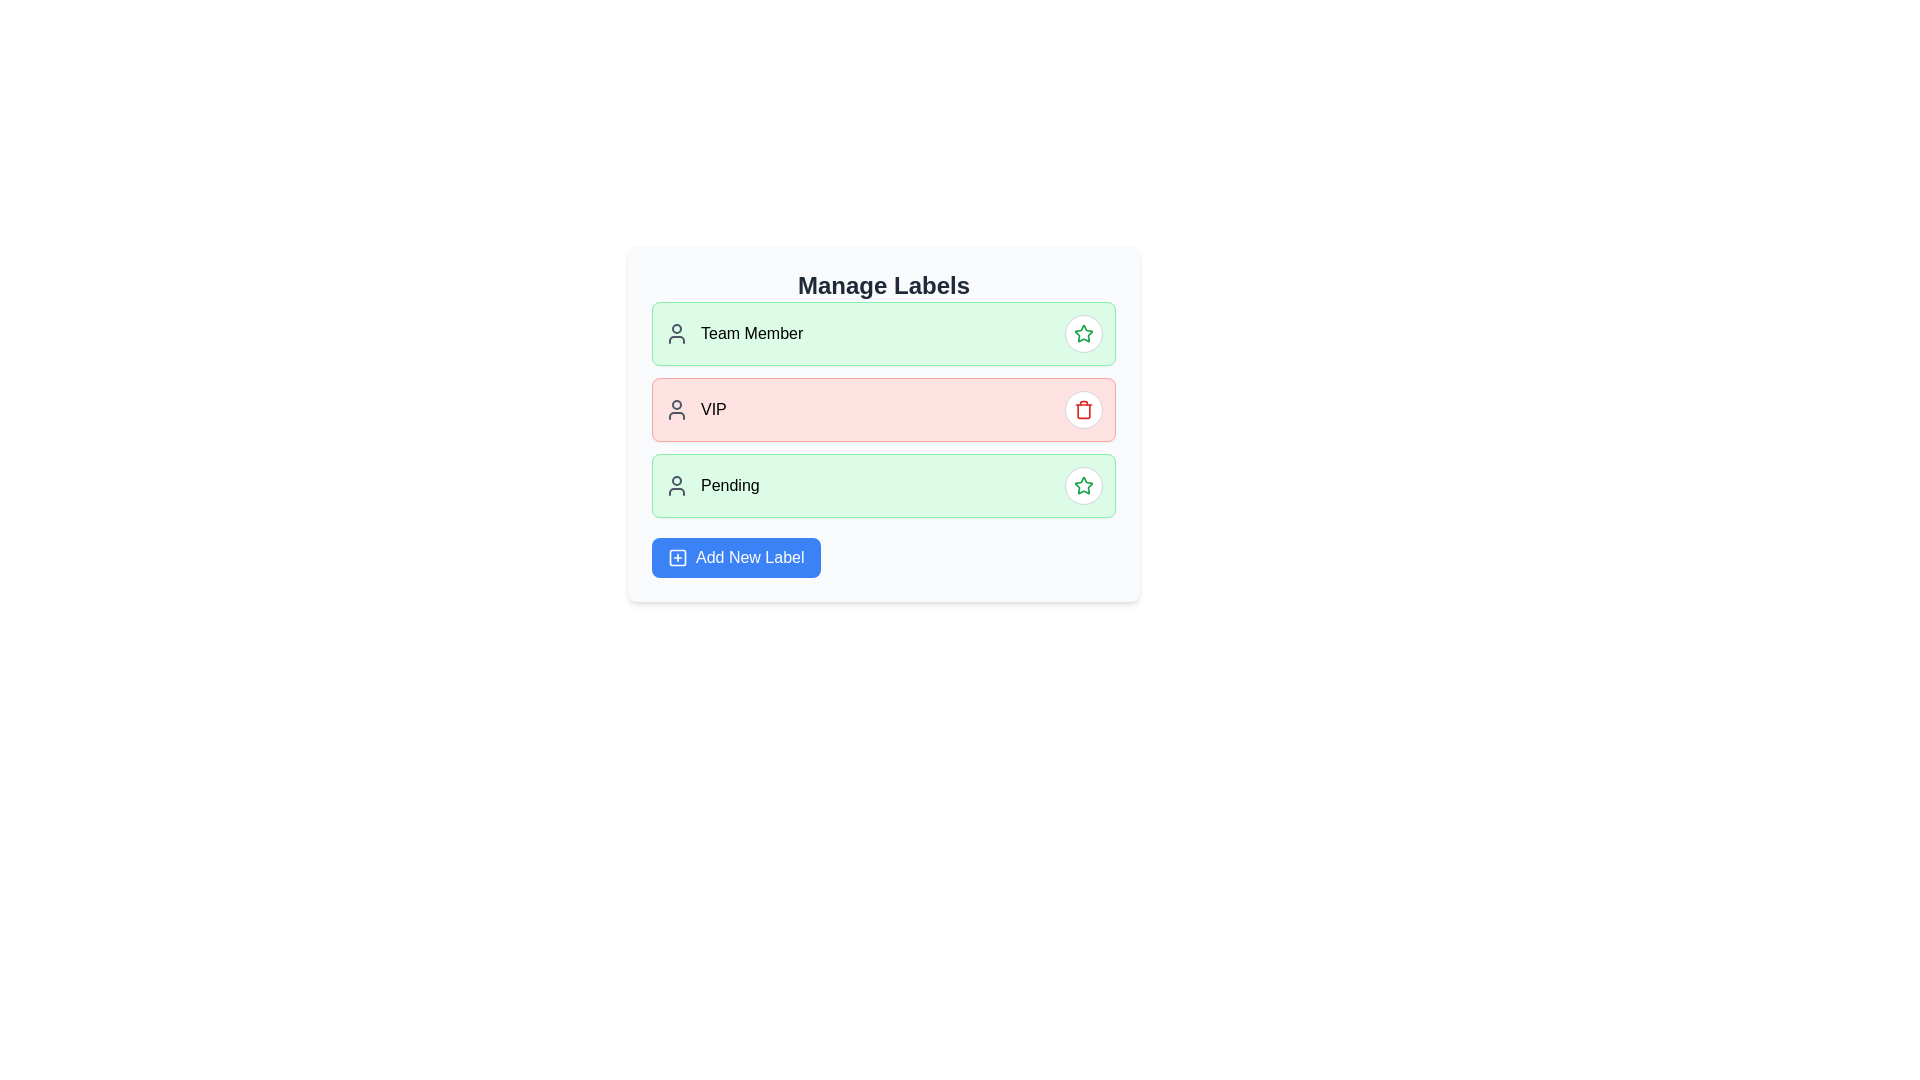  I want to click on the user silhouette icon located within the red-highlighted VIP section, which is the first item in a horizontal grouping followed by the text 'VIP', so click(676, 408).